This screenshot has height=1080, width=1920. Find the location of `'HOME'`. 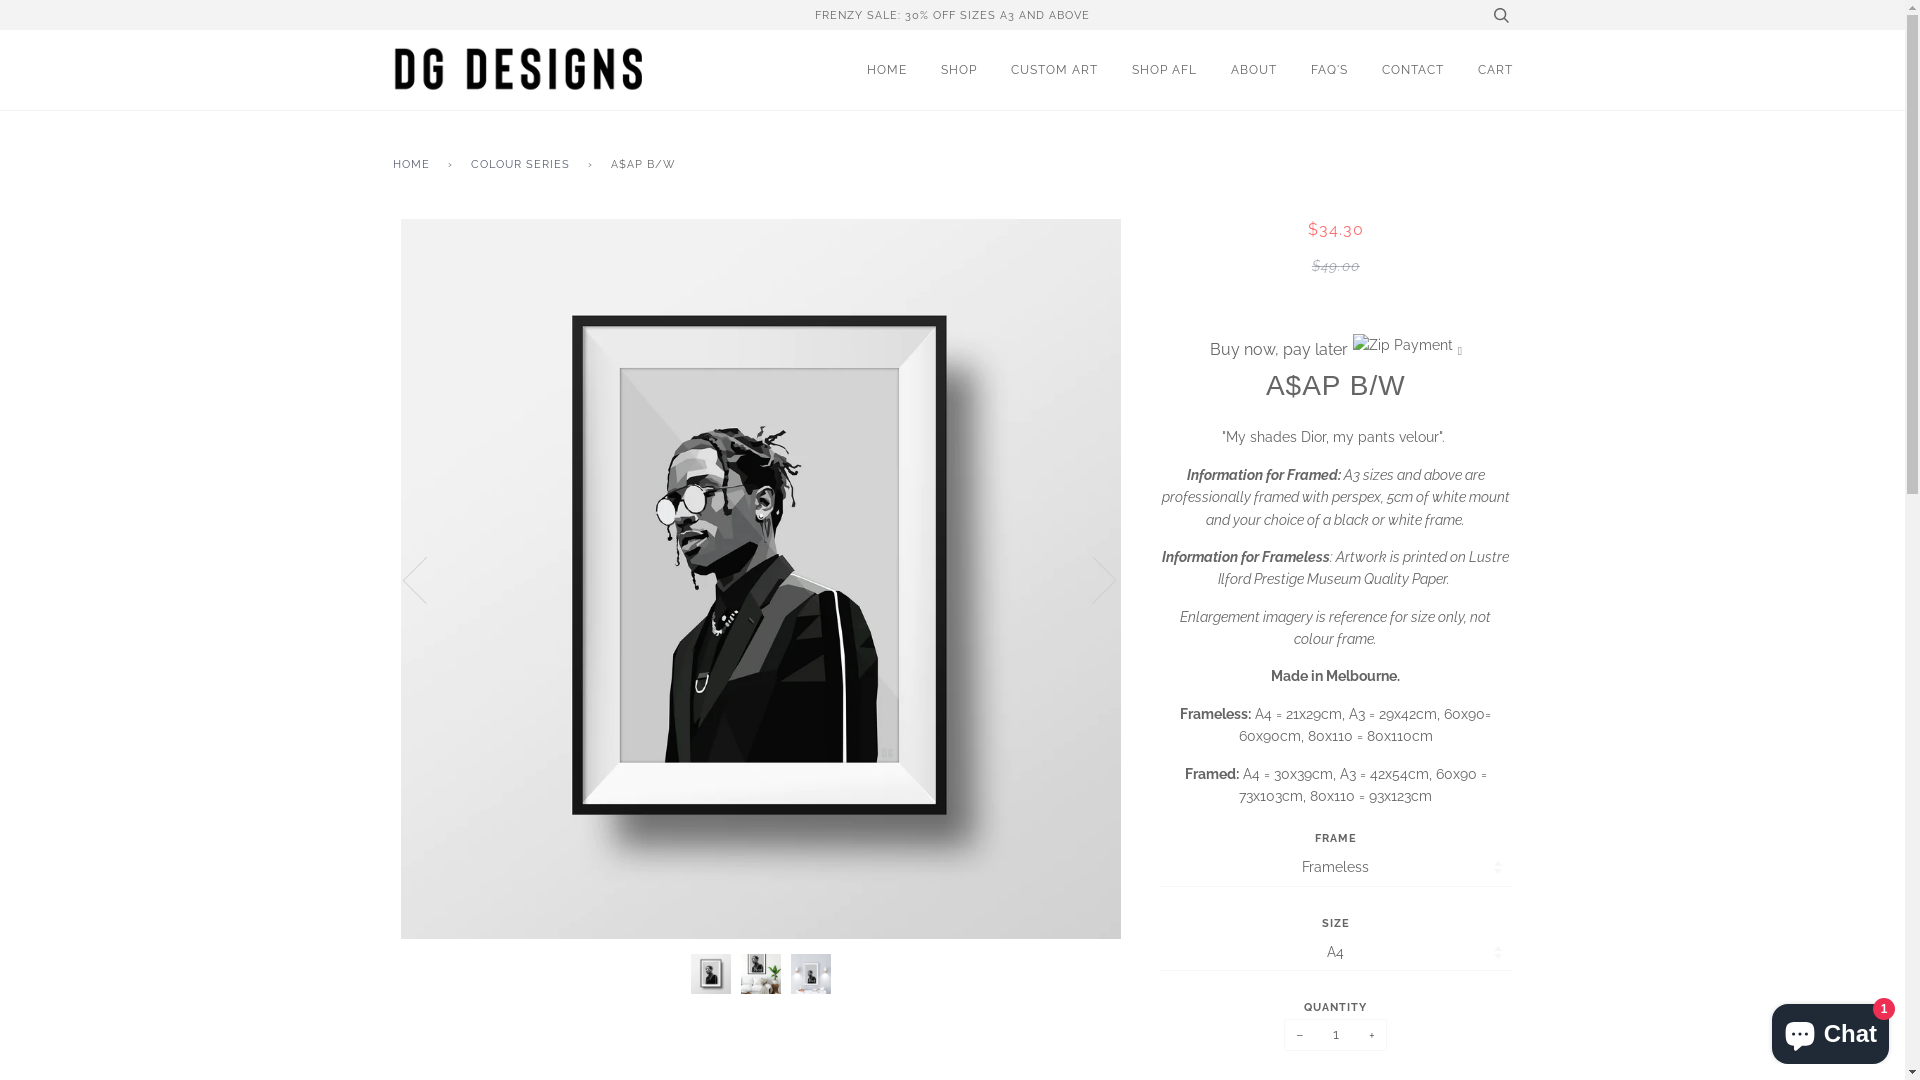

'HOME' is located at coordinates (412, 164).